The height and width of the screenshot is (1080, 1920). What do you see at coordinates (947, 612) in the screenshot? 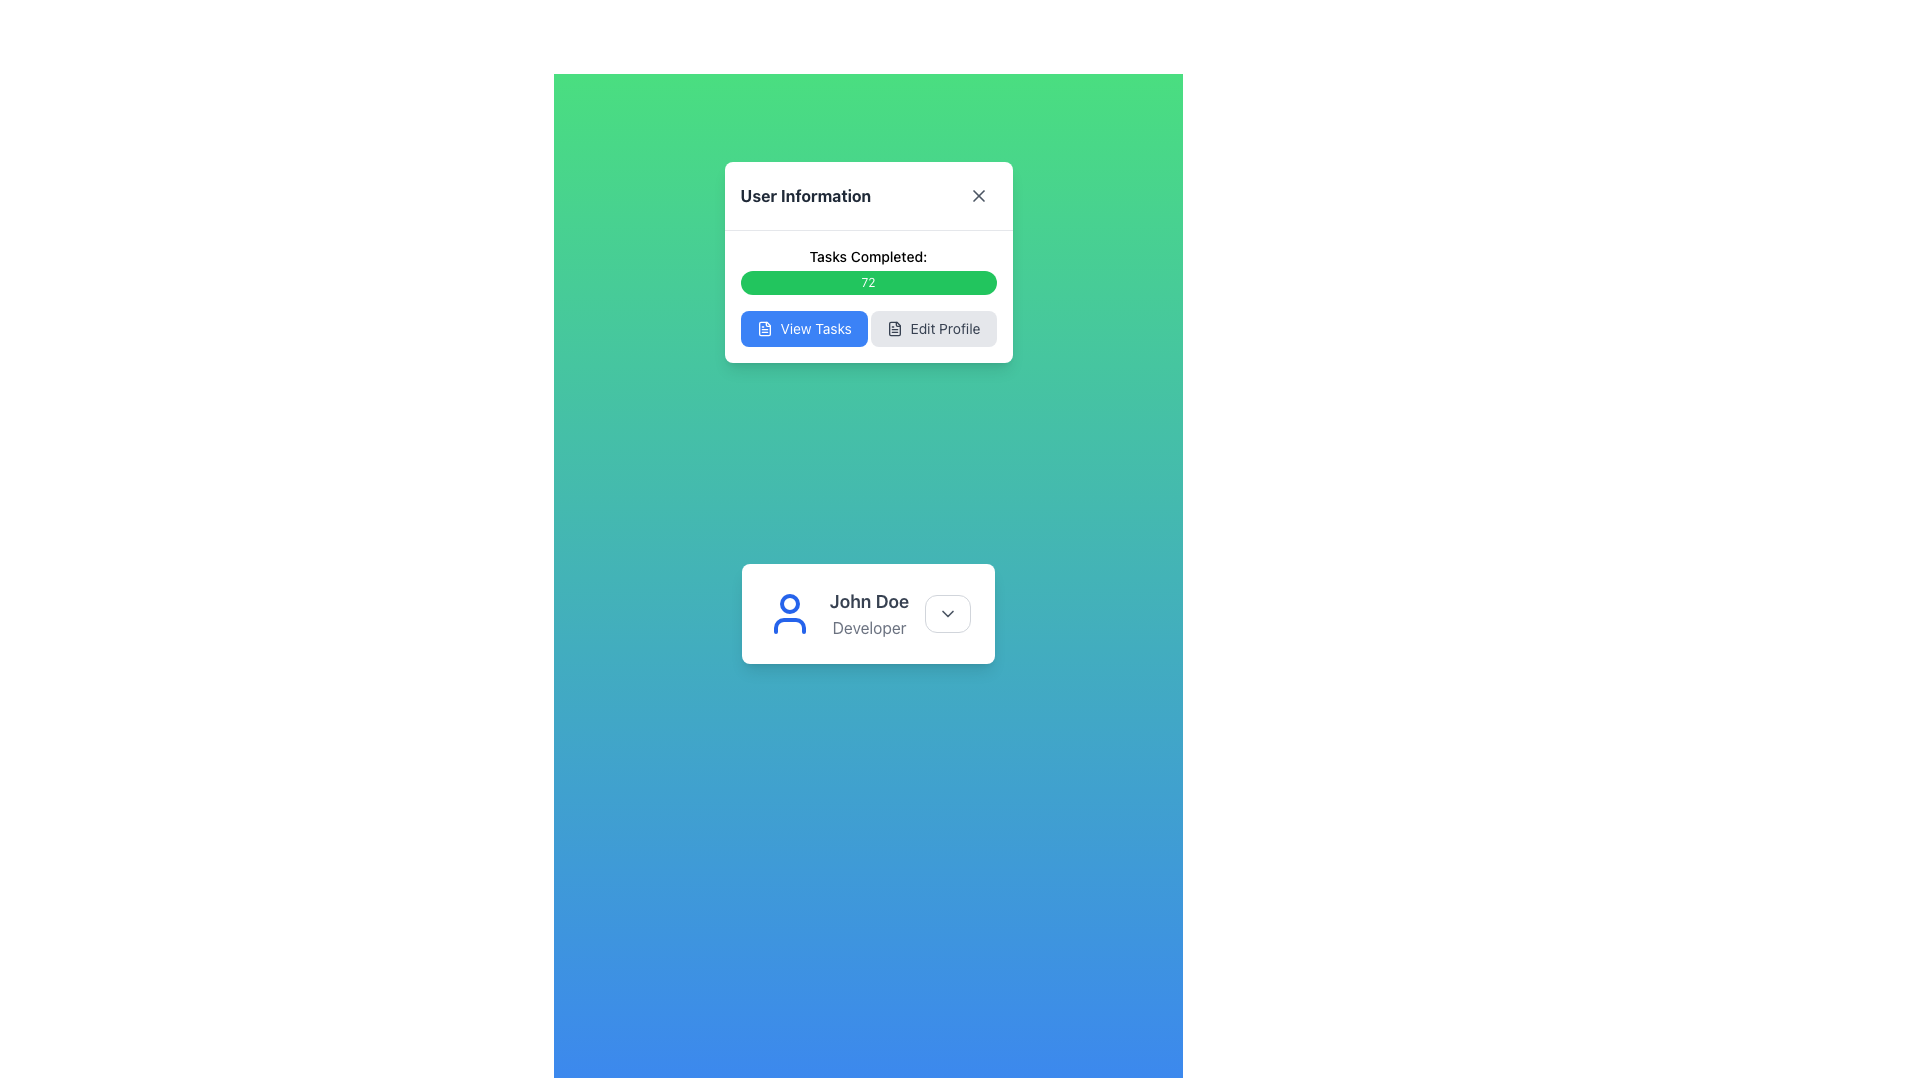
I see `the downward chevron icon located in the top-right area of the button beside the 'John Doe' label` at bounding box center [947, 612].